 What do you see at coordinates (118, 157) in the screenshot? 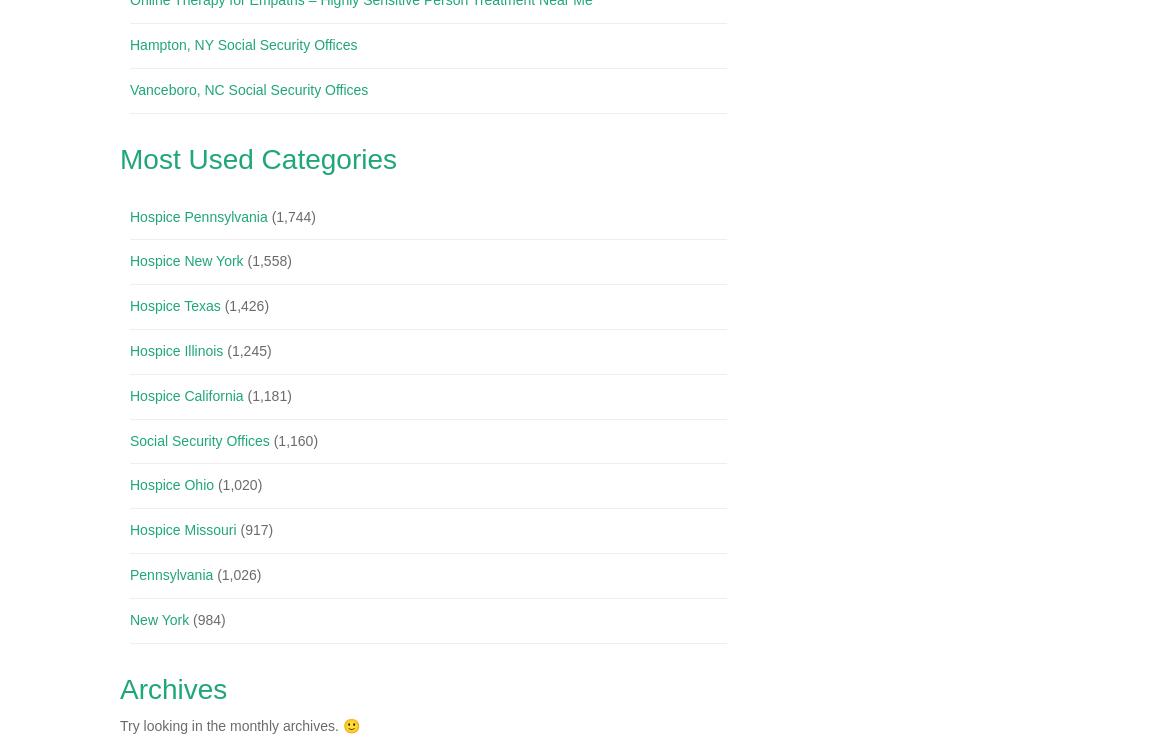
I see `'Most Used Categories'` at bounding box center [118, 157].